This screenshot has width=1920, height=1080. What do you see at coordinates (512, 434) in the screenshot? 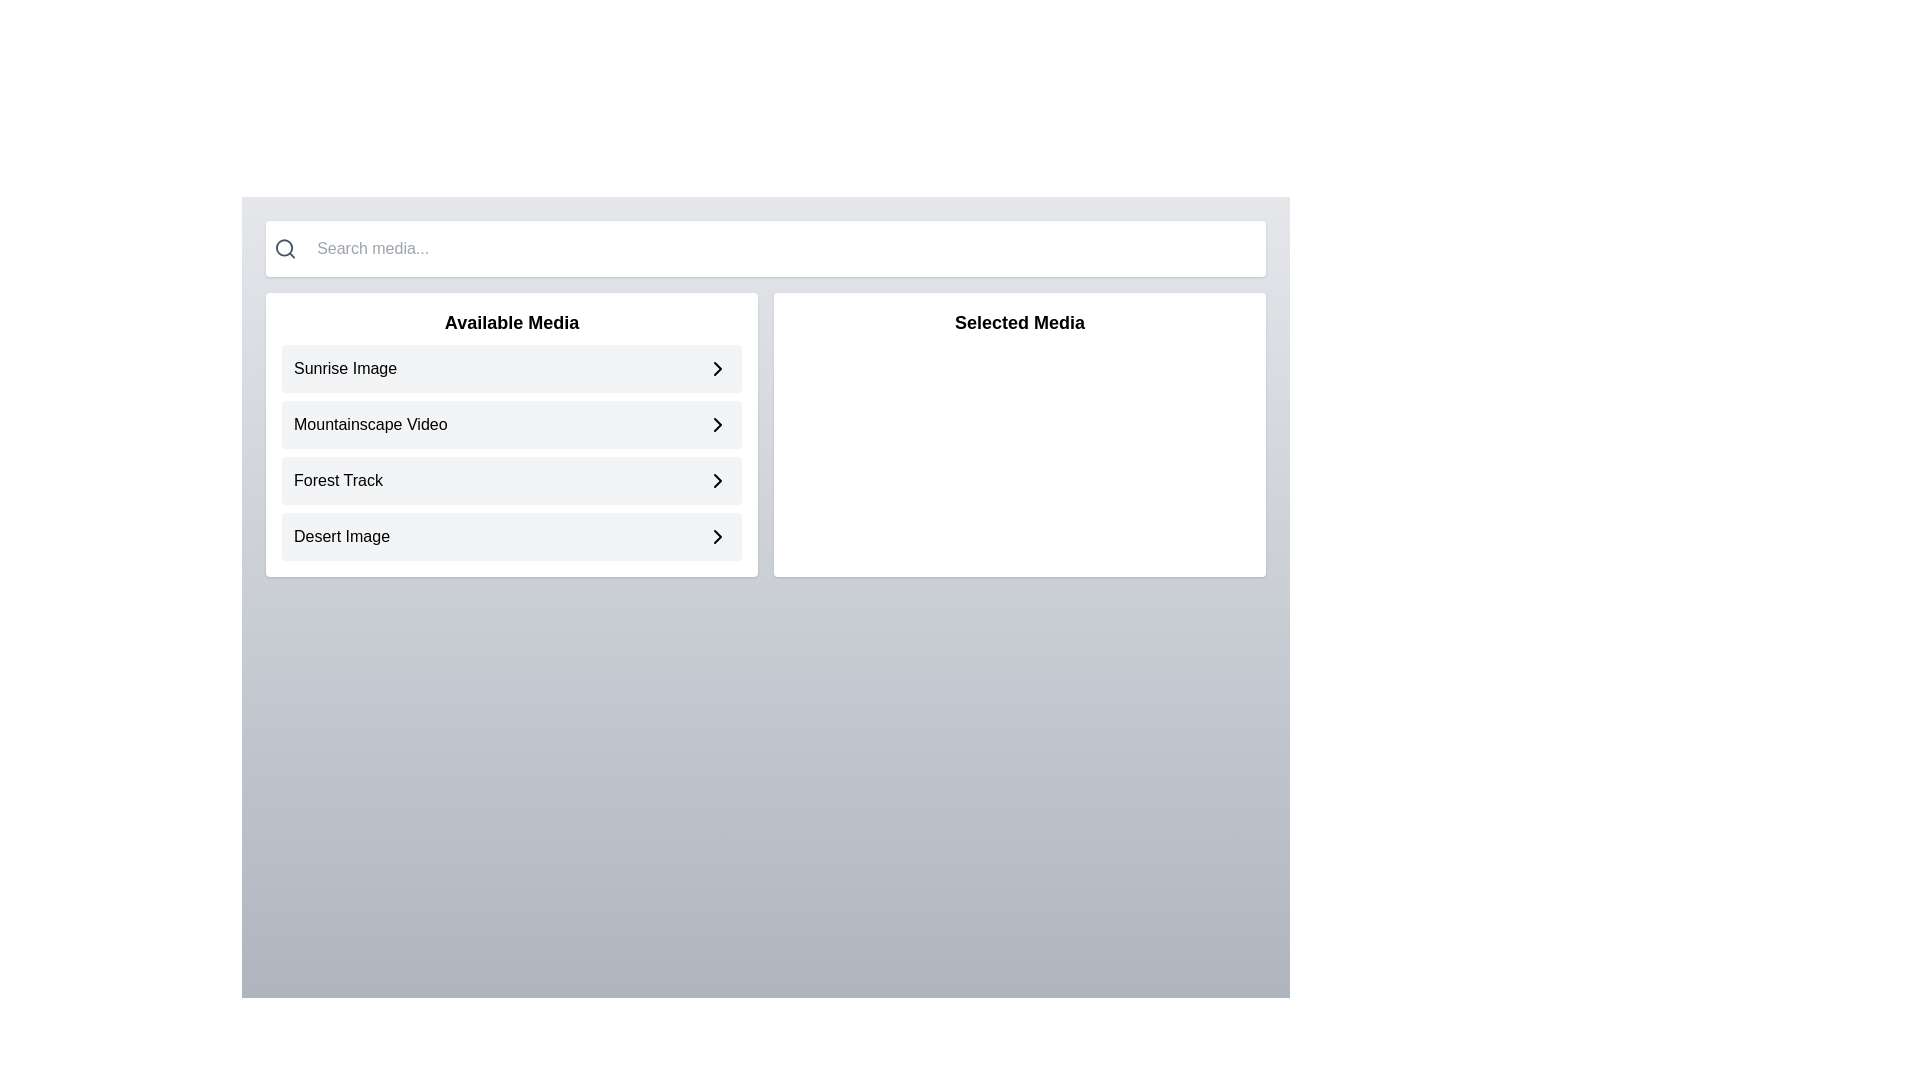
I see `the 'Available Media' item` at bounding box center [512, 434].